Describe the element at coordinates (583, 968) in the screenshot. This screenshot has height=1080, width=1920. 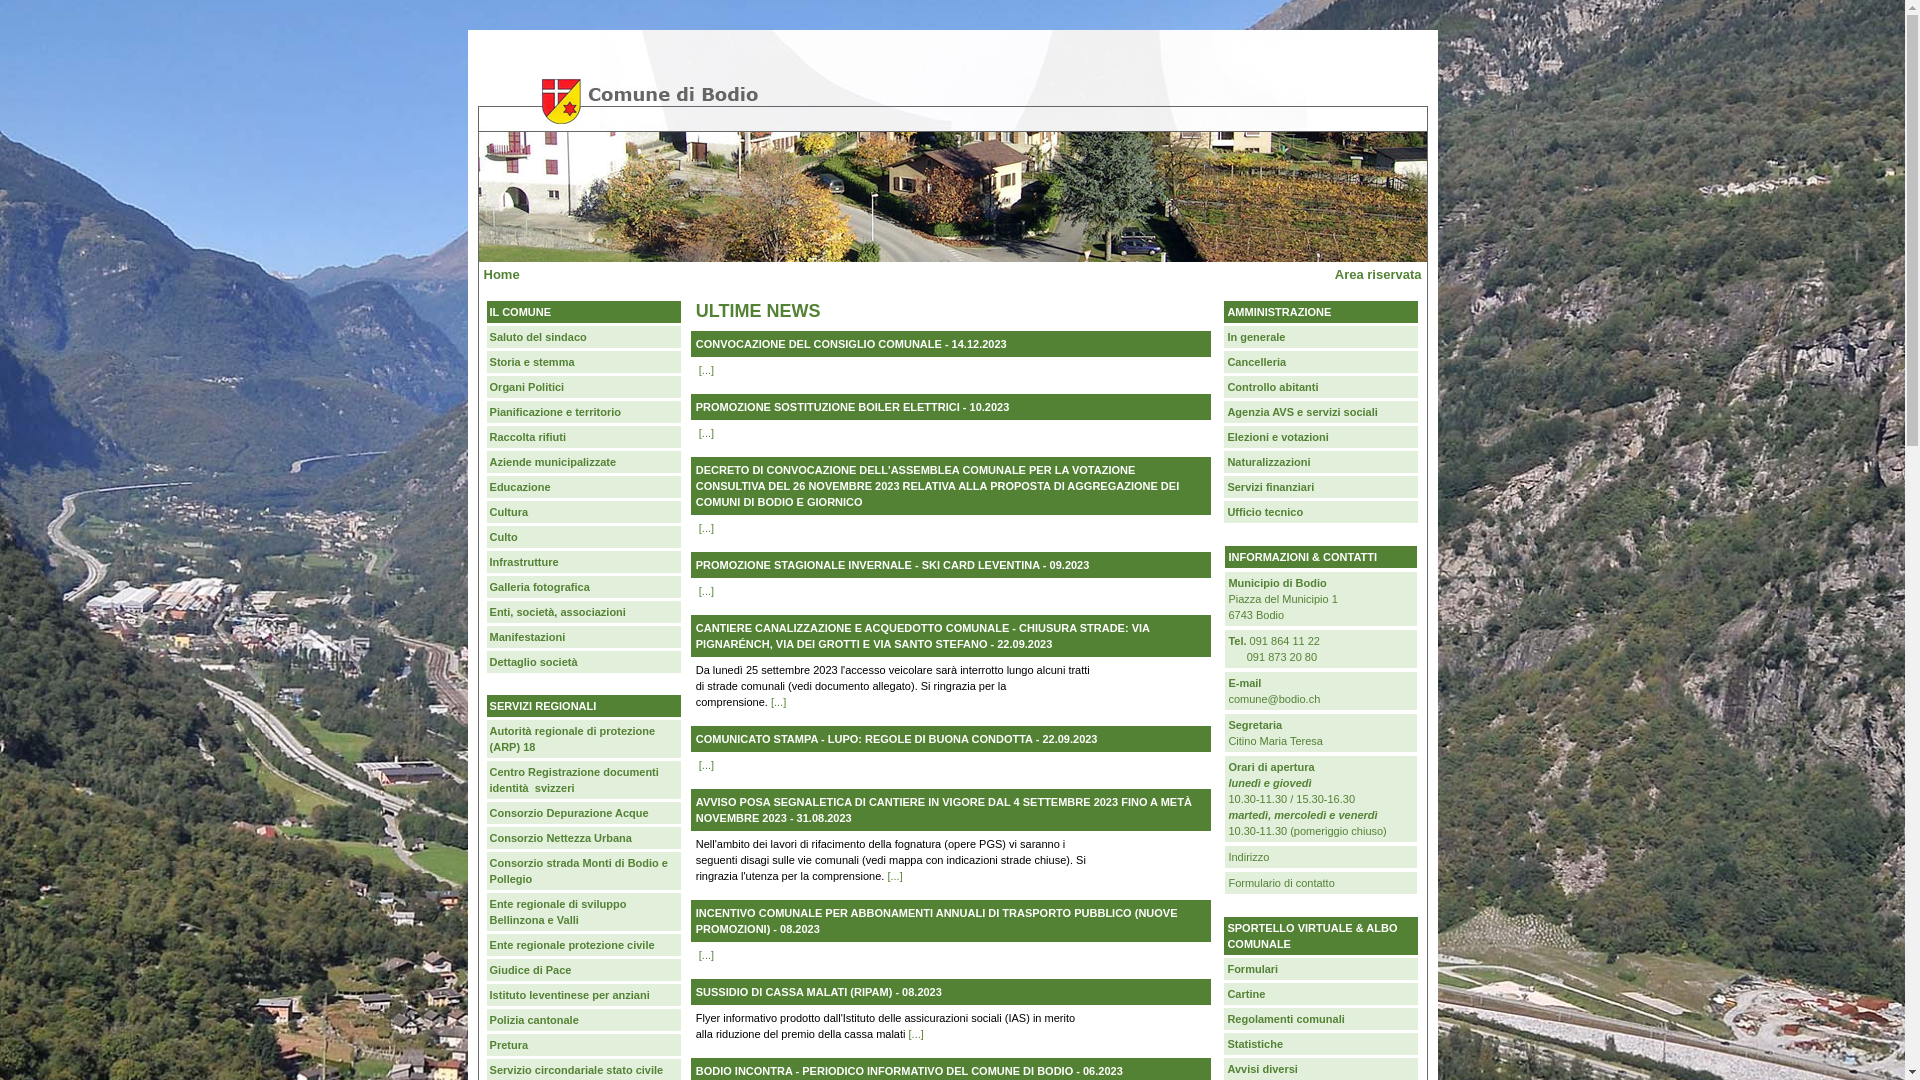
I see `'Giudice di Pace'` at that location.